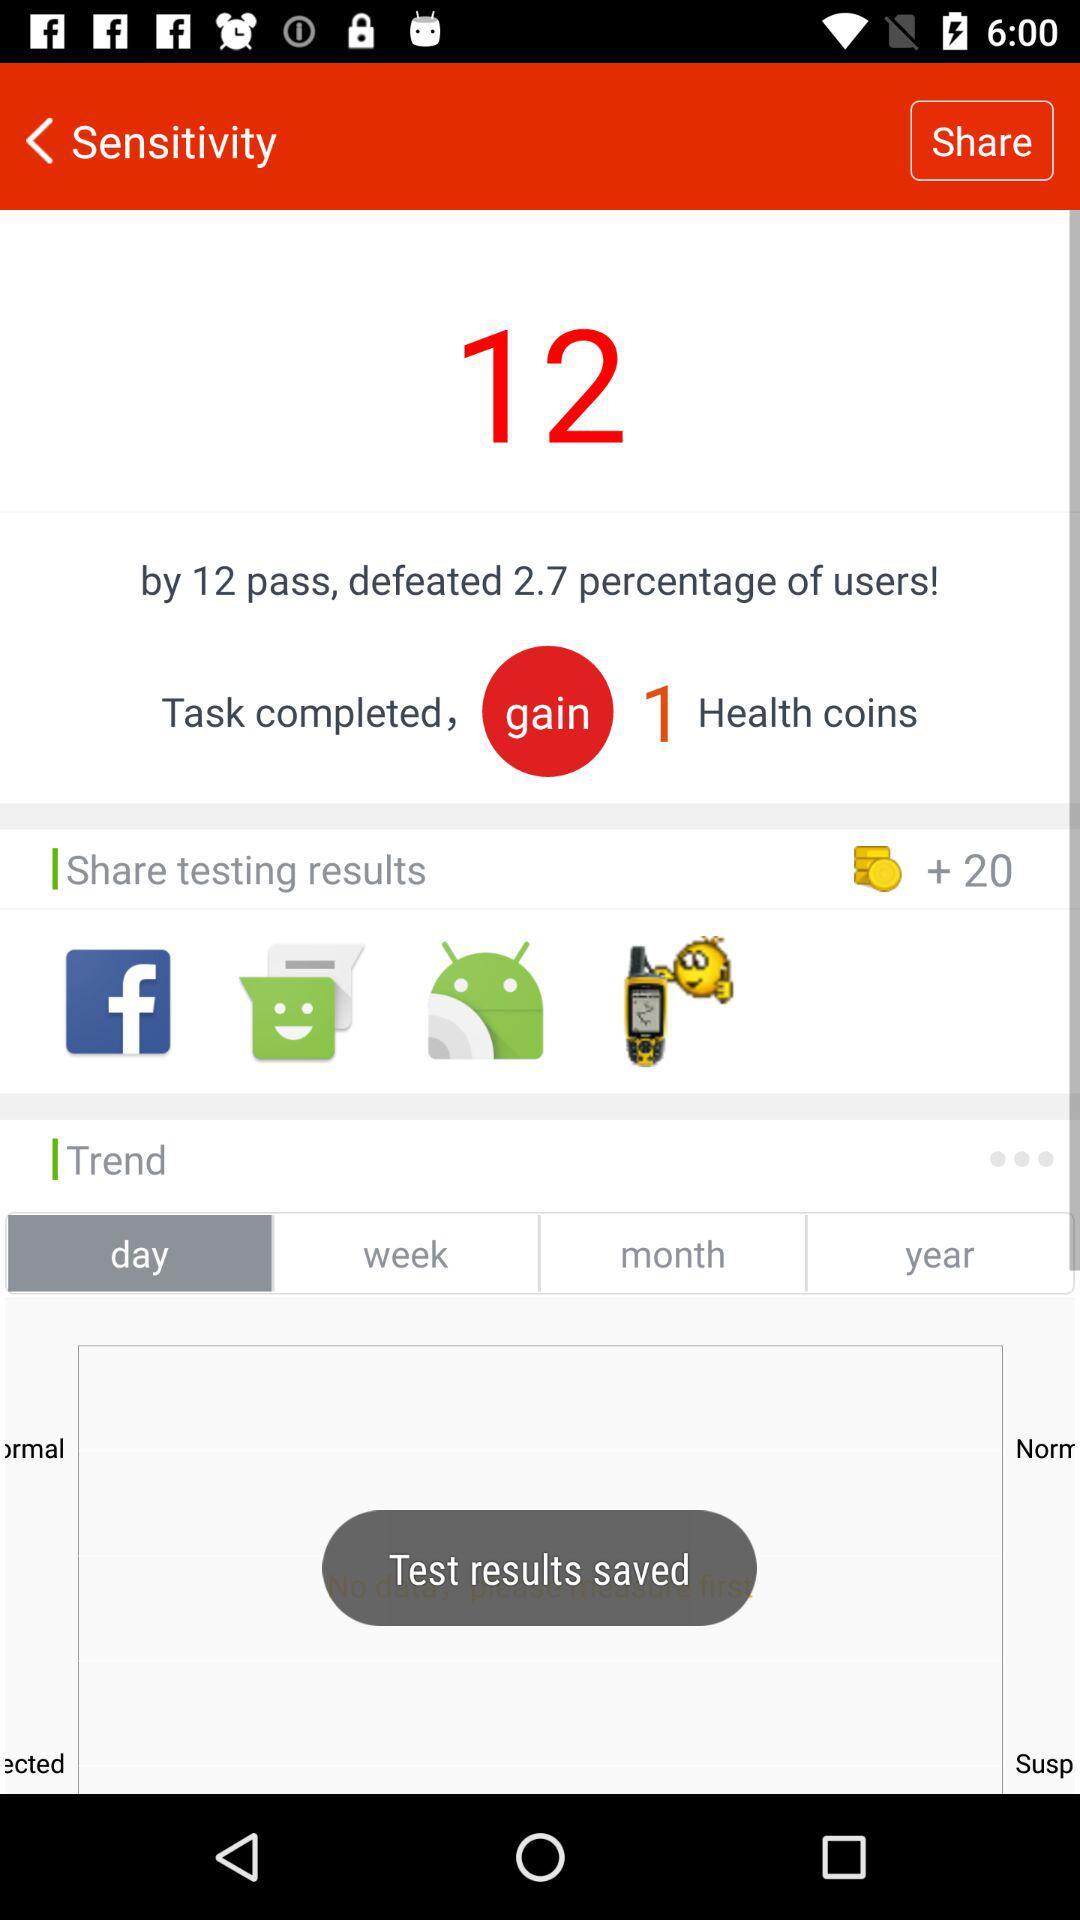 This screenshot has width=1080, height=1920. Describe the element at coordinates (405, 1252) in the screenshot. I see `week` at that location.